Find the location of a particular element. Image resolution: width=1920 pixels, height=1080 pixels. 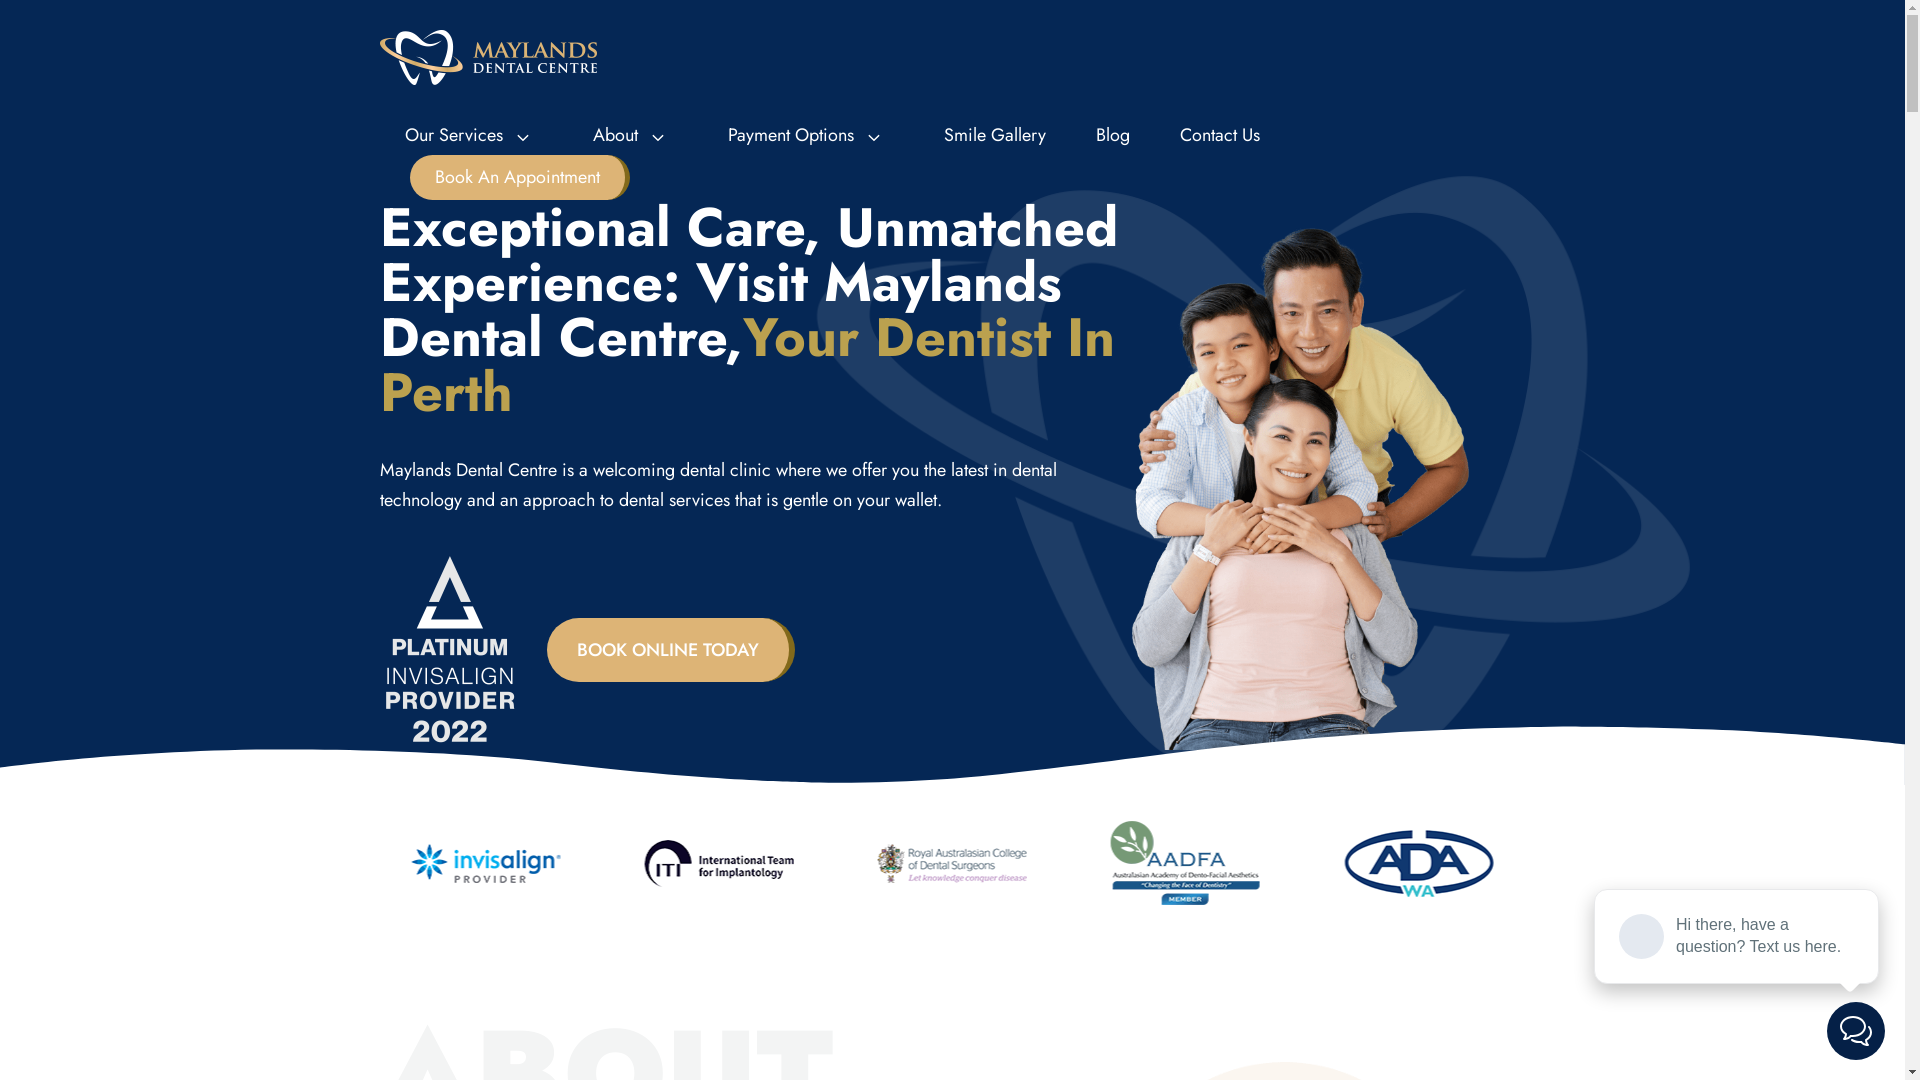

'Our Services' is located at coordinates (473, 135).